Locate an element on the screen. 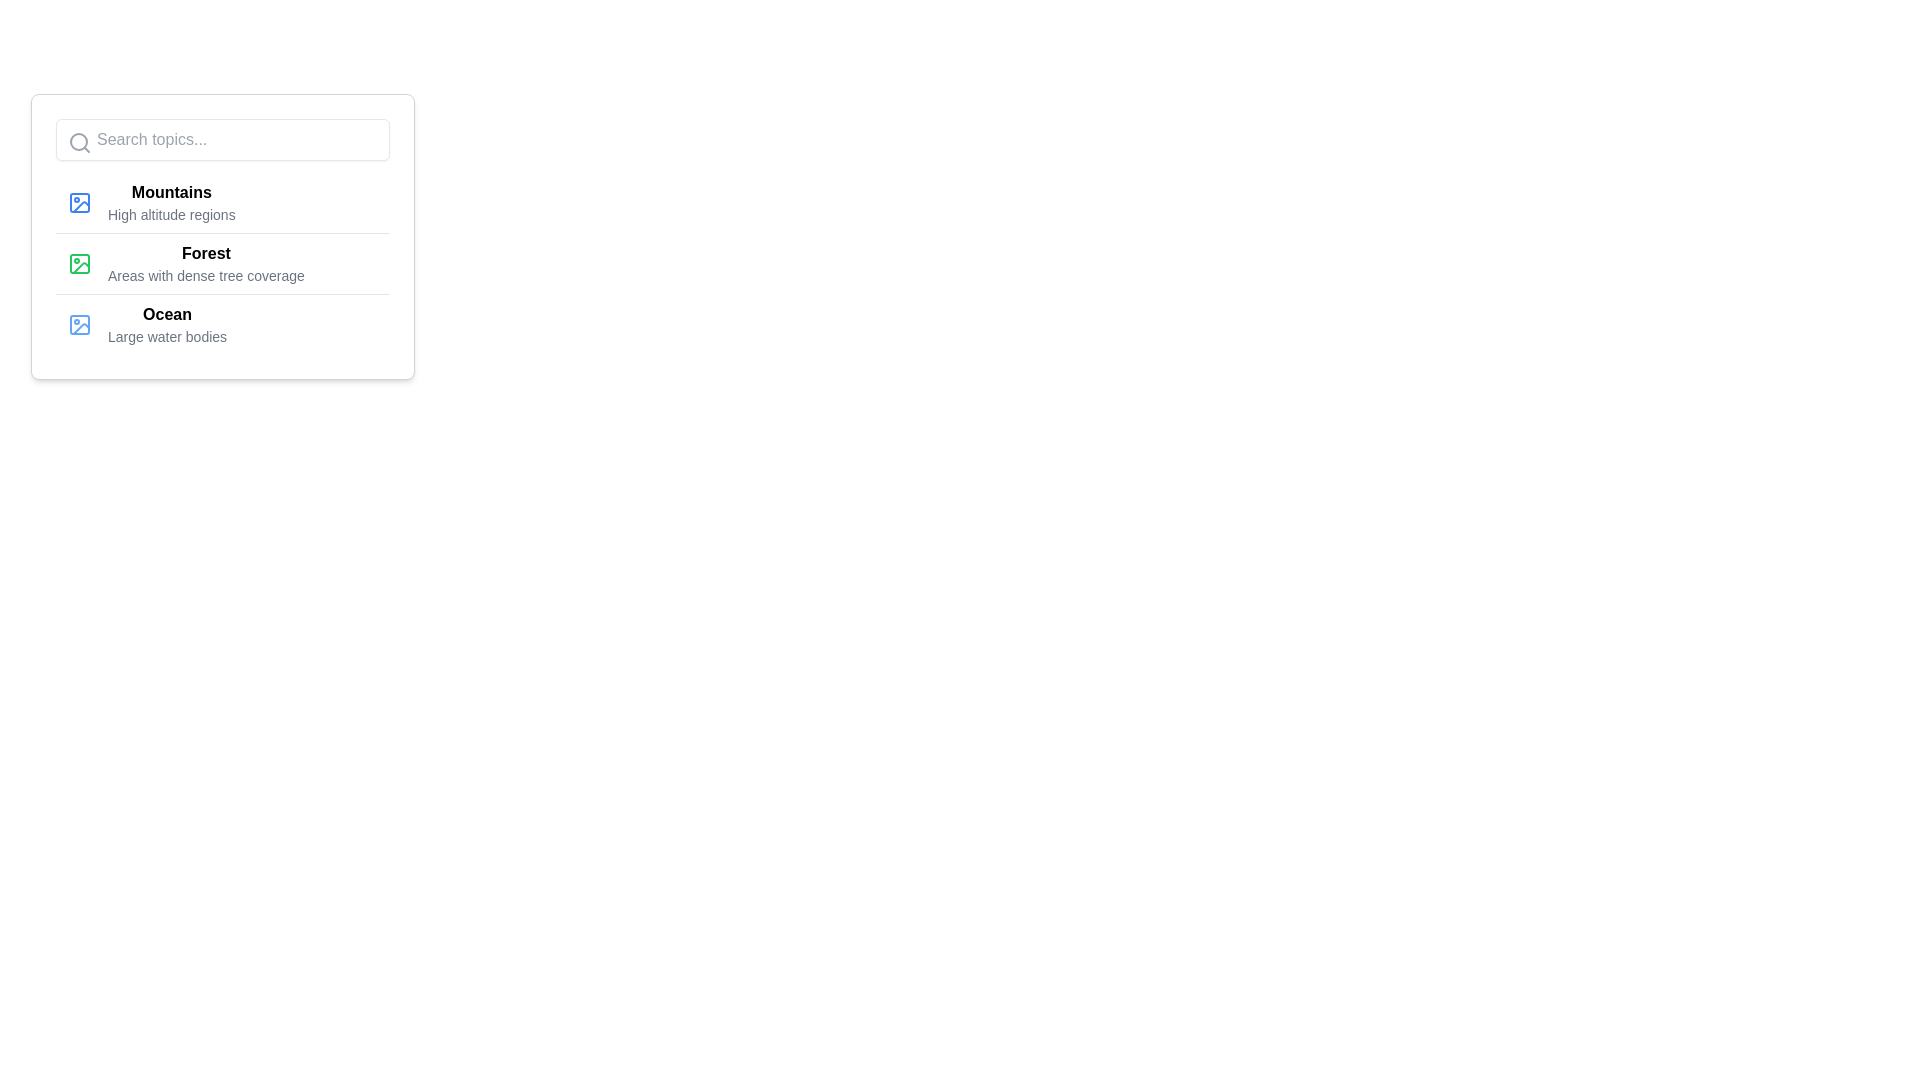 Image resolution: width=1920 pixels, height=1080 pixels. the magnifying glass icon located in the top-left corner of the input field labeled 'Search topics...' is located at coordinates (80, 141).